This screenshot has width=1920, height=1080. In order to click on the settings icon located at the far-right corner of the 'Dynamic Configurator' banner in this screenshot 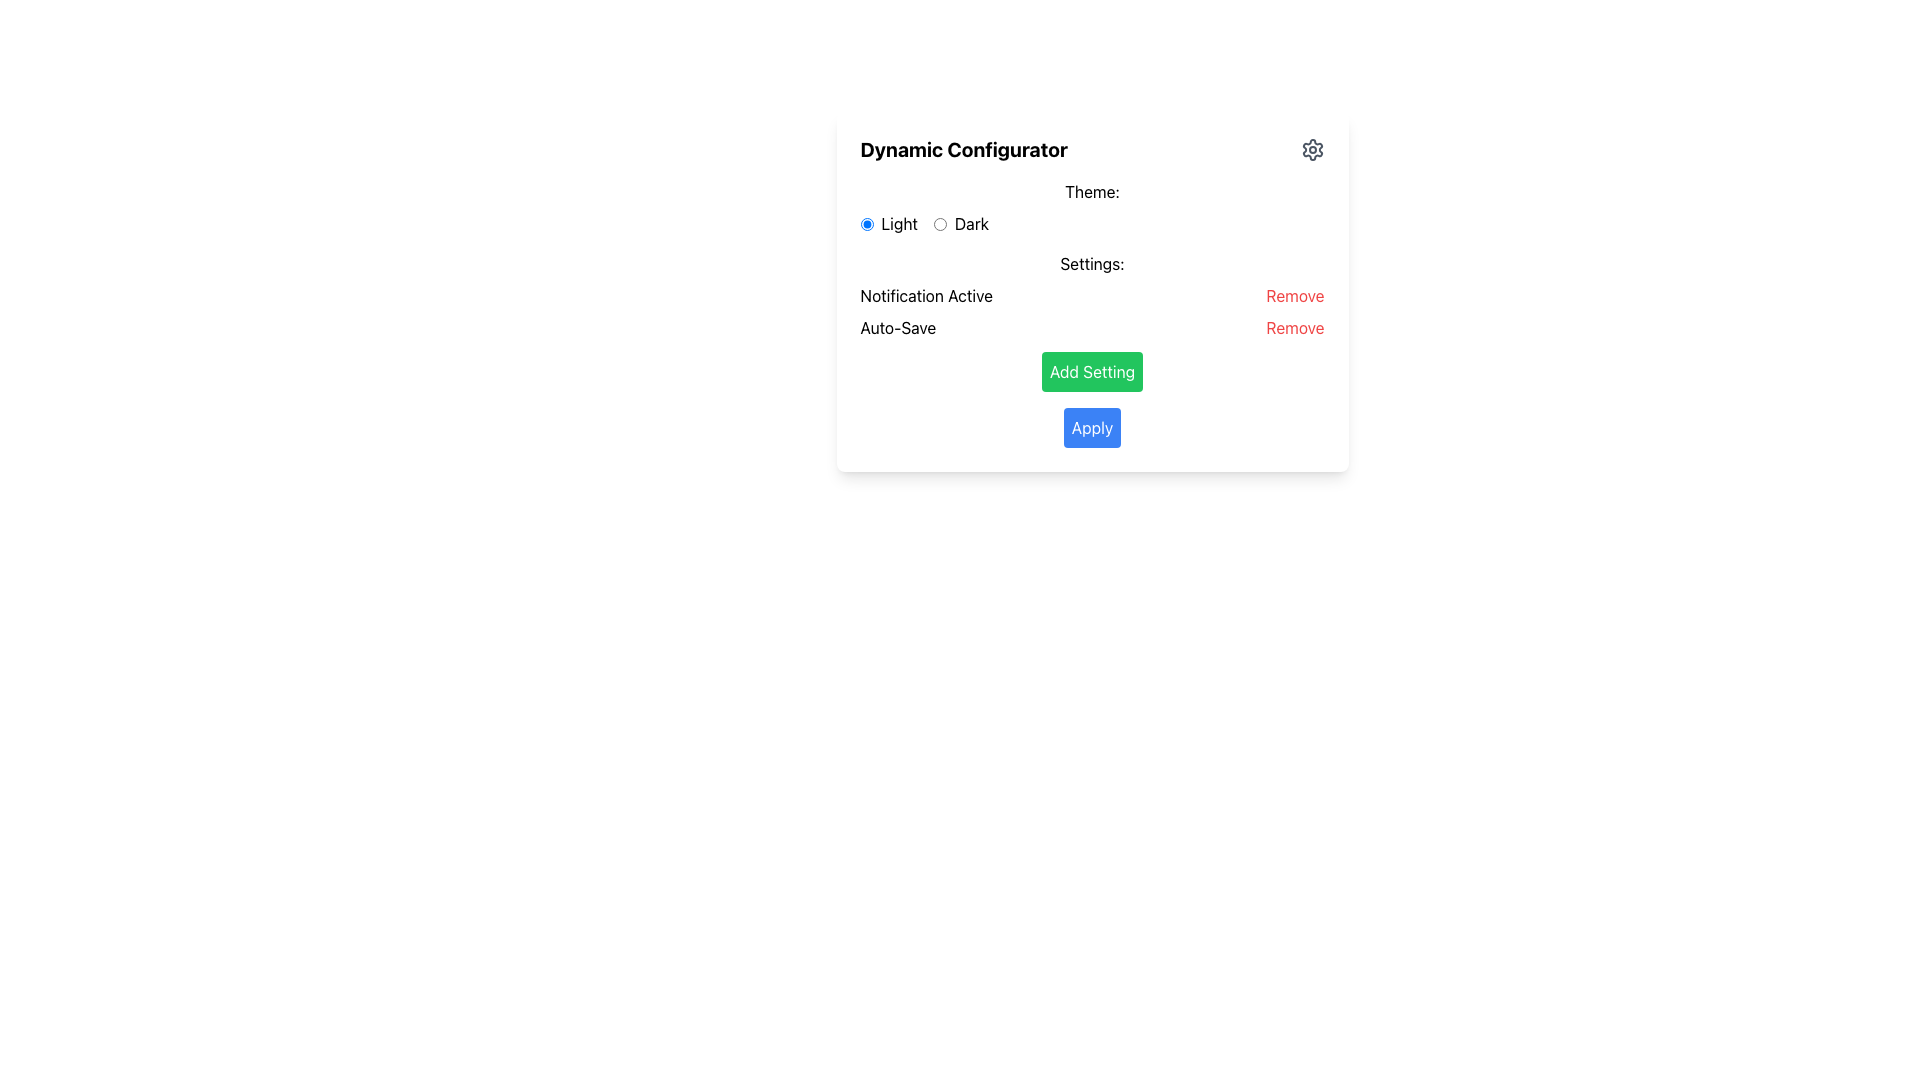, I will do `click(1312, 149)`.